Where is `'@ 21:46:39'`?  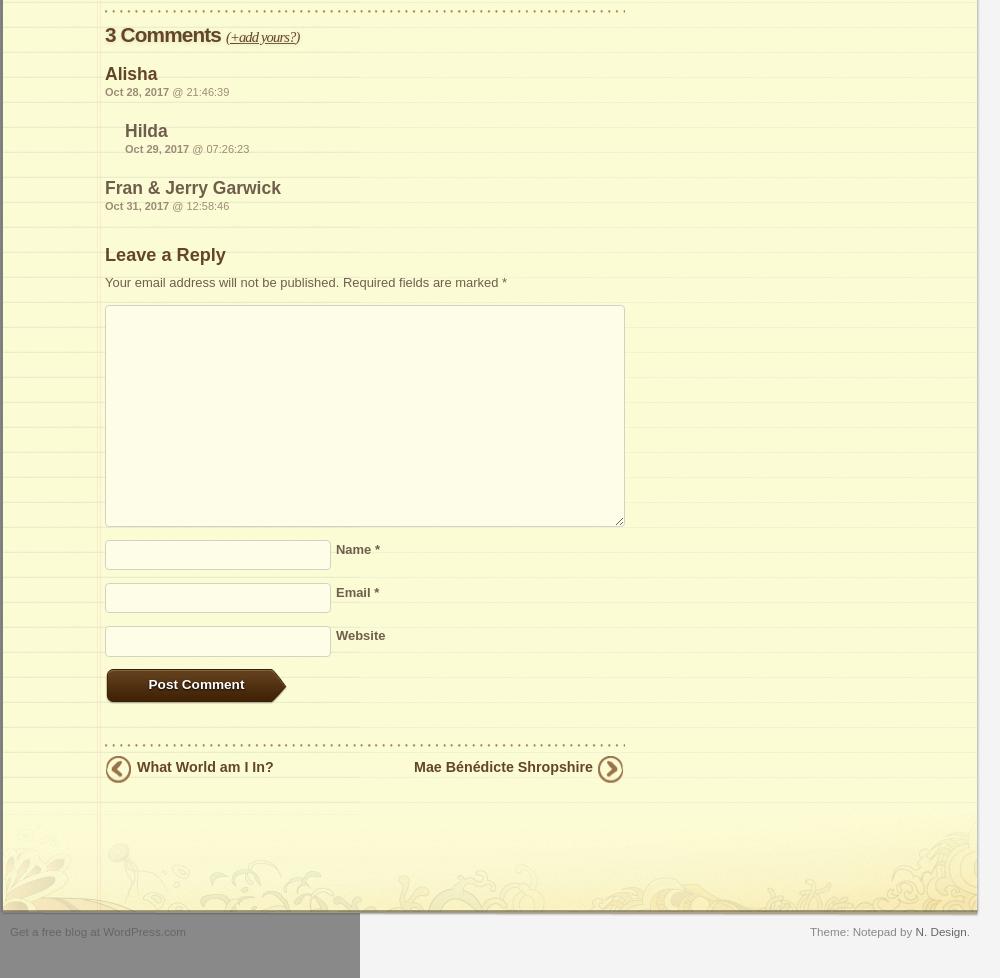 '@ 21:46:39' is located at coordinates (198, 92).